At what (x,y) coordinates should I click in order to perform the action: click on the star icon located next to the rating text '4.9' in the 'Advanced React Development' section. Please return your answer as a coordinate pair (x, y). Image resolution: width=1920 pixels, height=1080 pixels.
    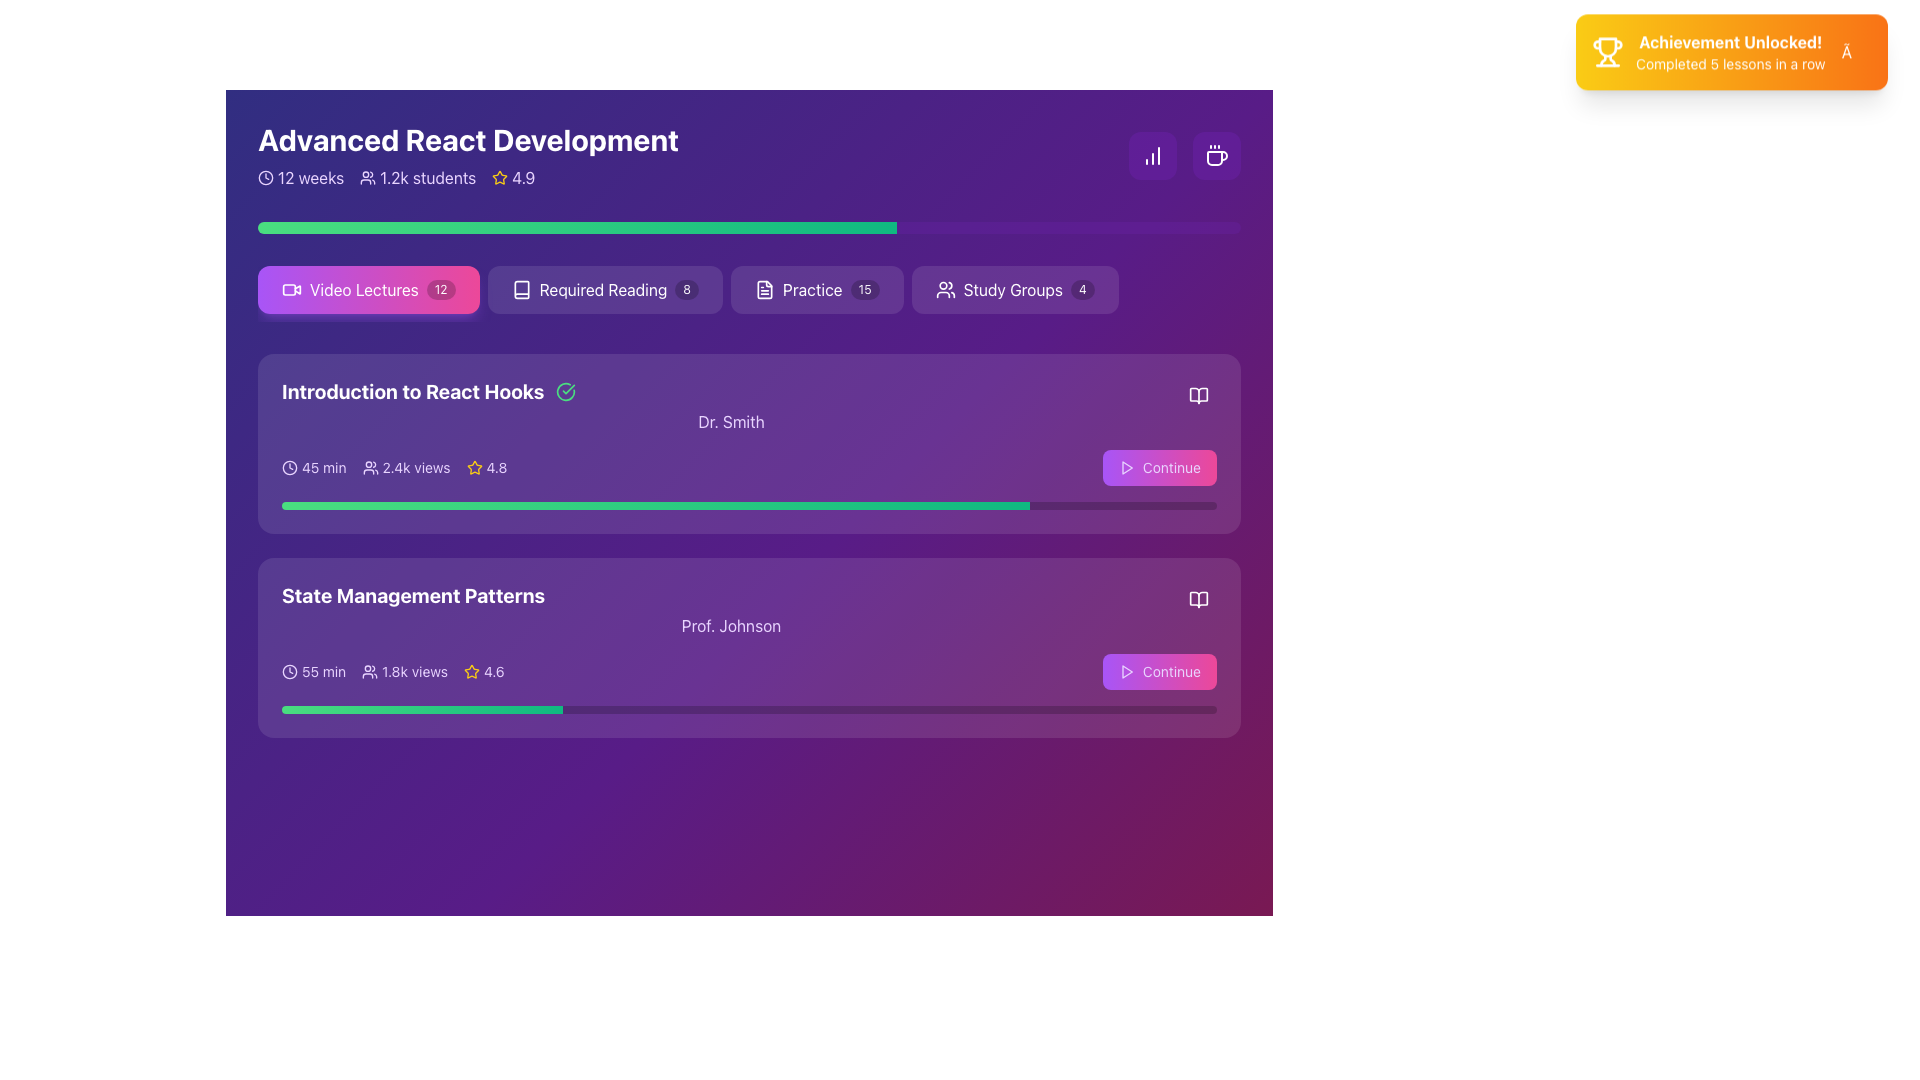
    Looking at the image, I should click on (473, 467).